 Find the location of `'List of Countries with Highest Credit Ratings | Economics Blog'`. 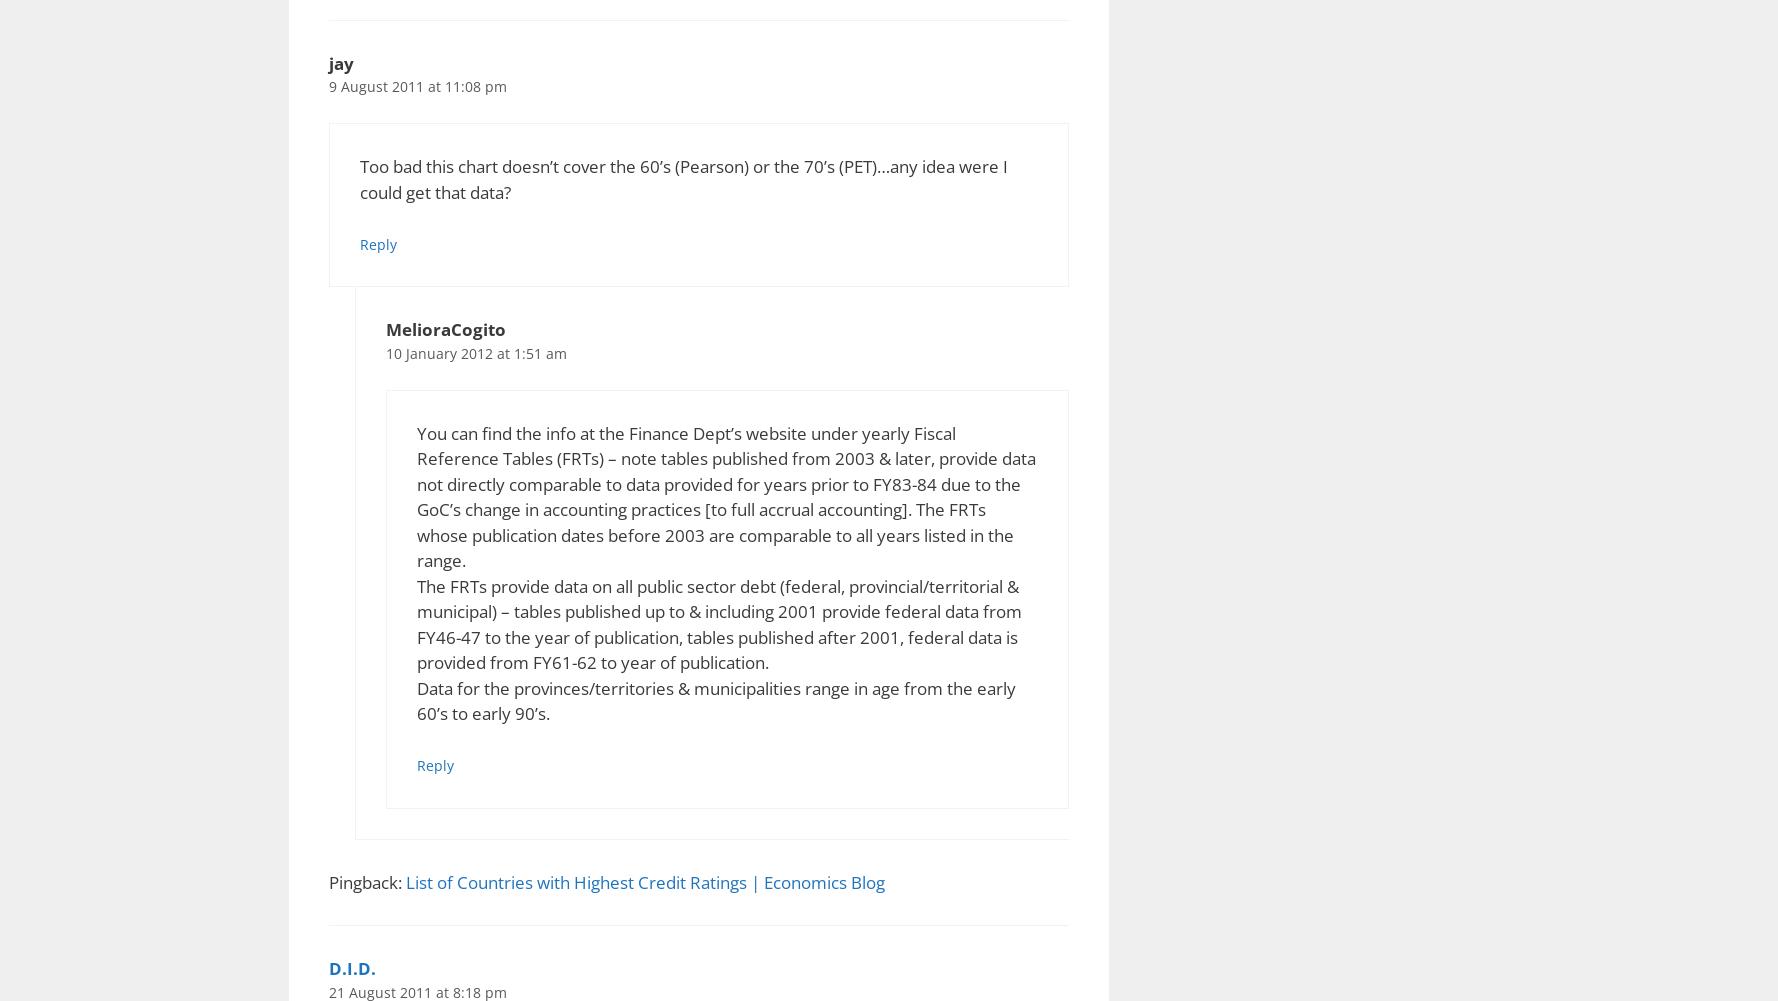

'List of Countries with Highest Credit Ratings | Economics Blog' is located at coordinates (645, 881).